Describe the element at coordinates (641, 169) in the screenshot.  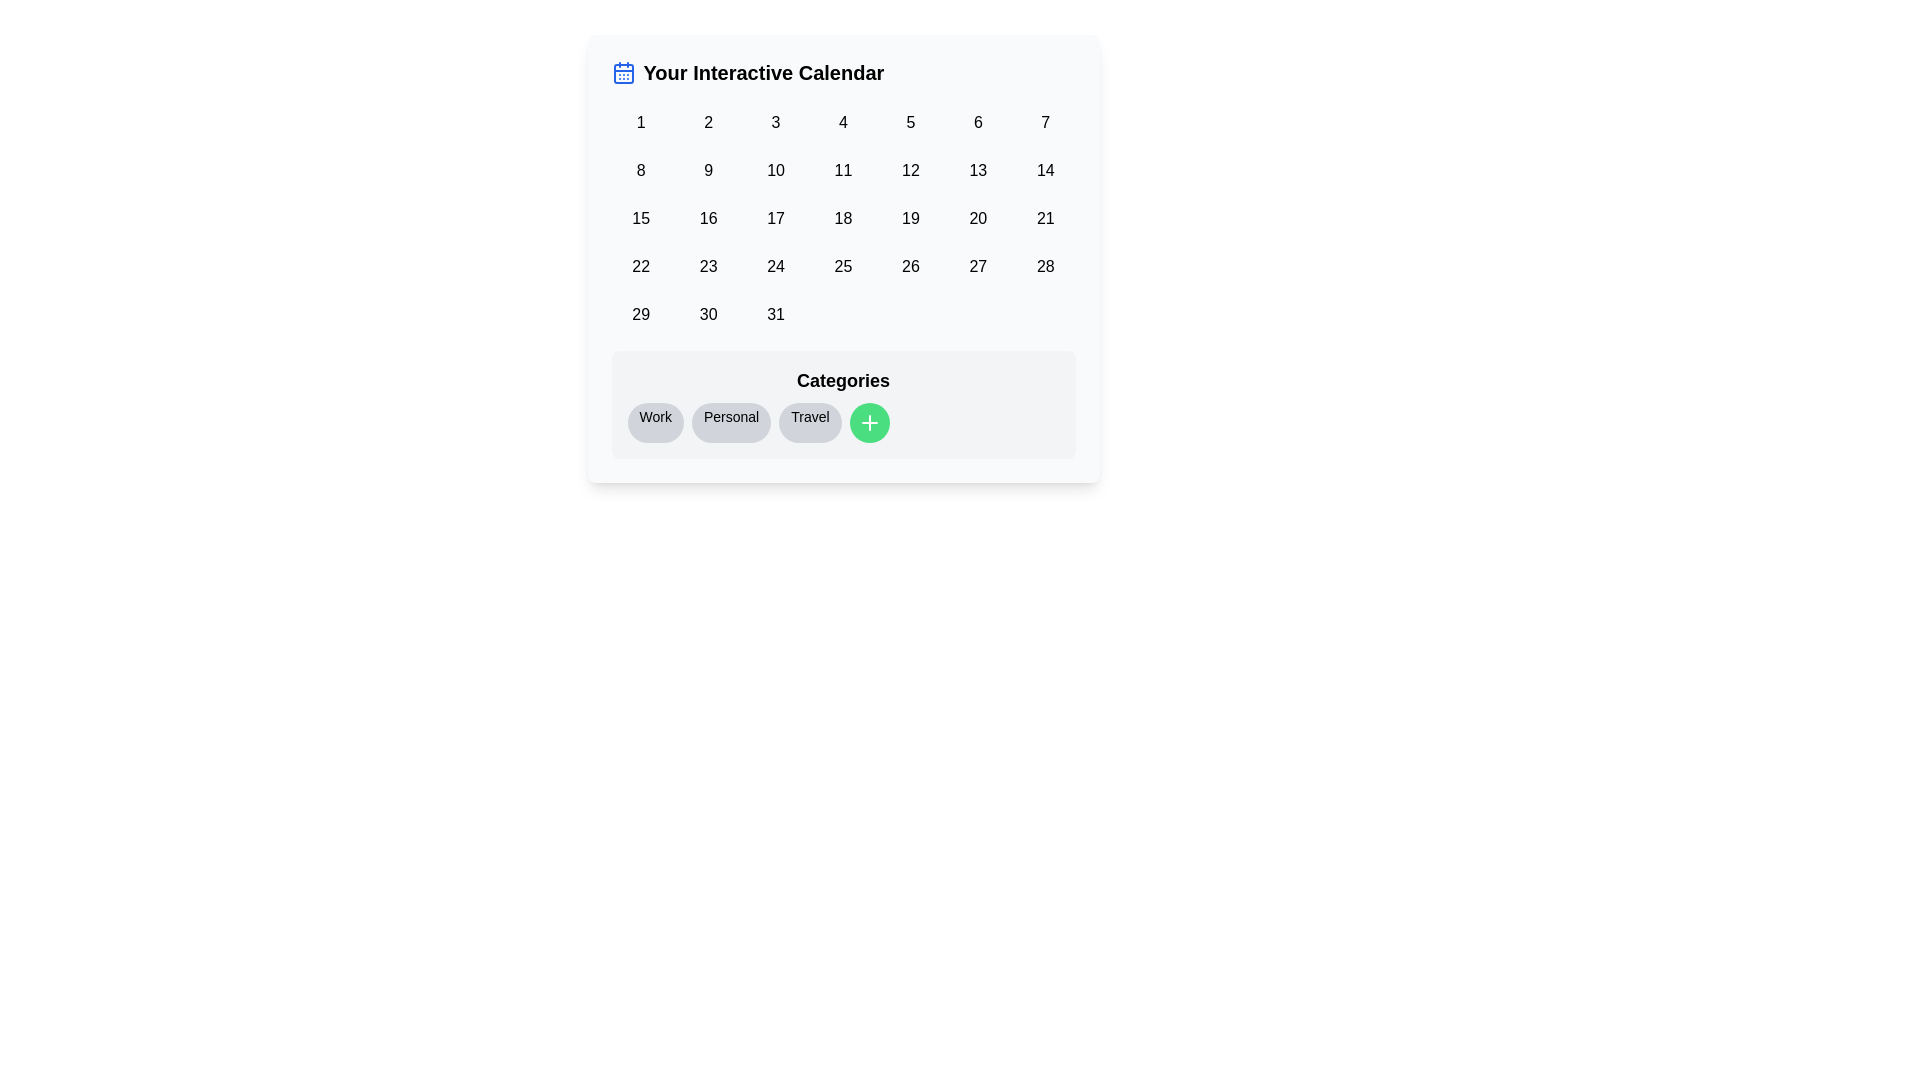
I see `the button representing the 8th day in the calendar` at that location.